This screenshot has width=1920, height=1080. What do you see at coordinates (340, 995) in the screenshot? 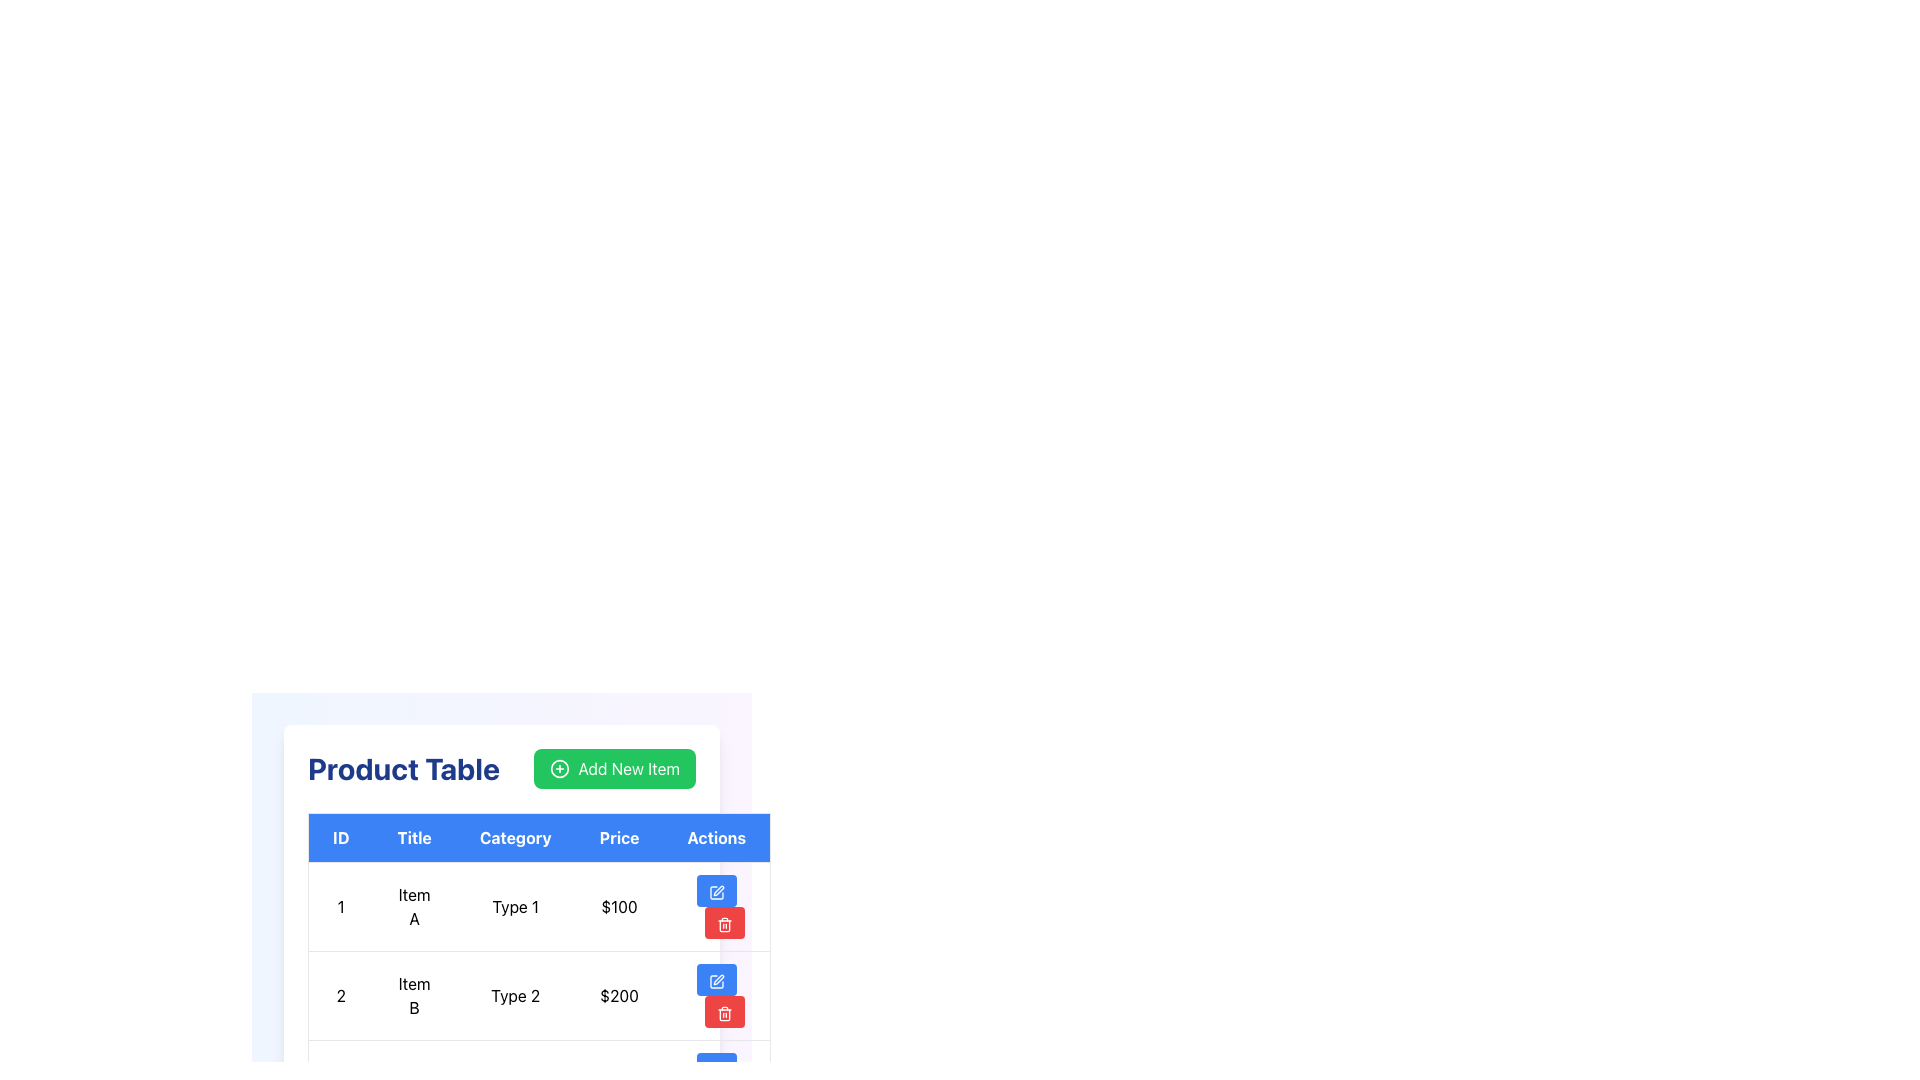
I see `the table cell containing the text '2' in the 'ID' column` at bounding box center [340, 995].